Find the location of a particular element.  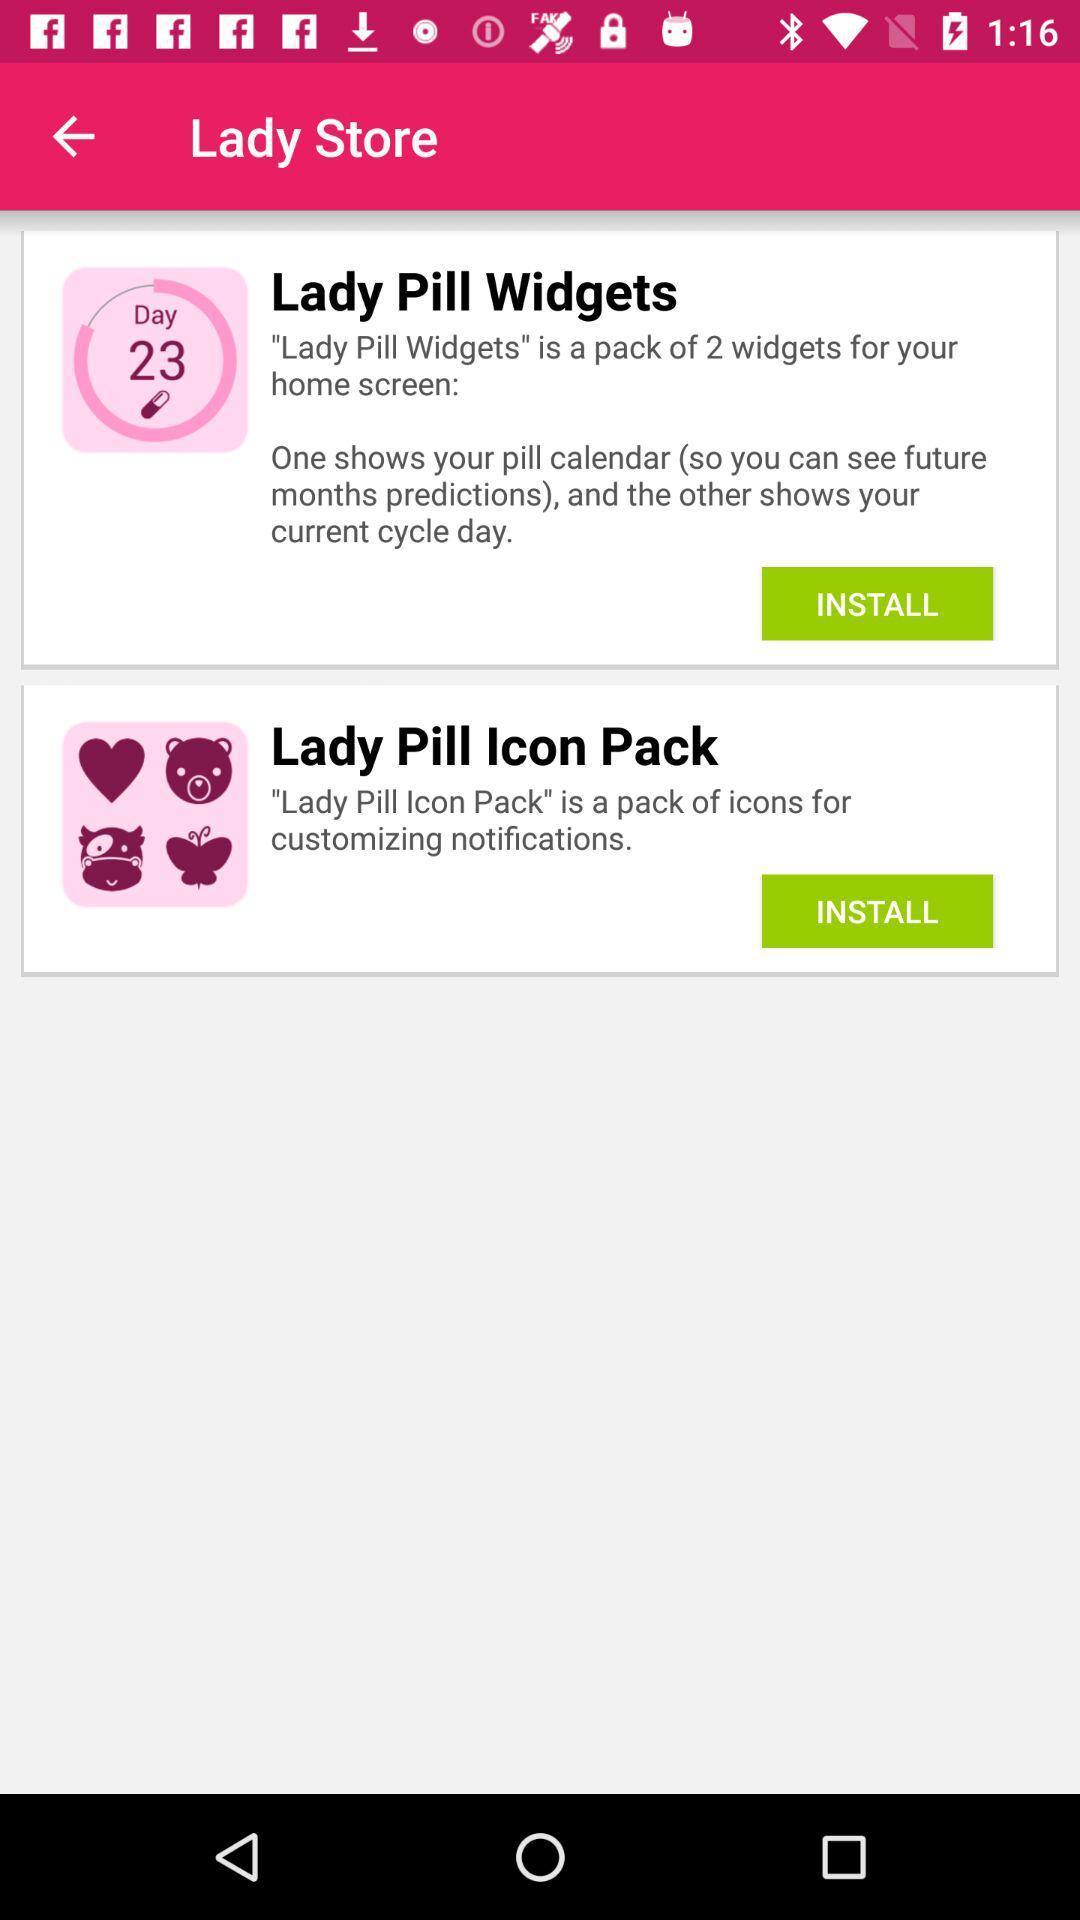

item to the left of lady store is located at coordinates (72, 135).